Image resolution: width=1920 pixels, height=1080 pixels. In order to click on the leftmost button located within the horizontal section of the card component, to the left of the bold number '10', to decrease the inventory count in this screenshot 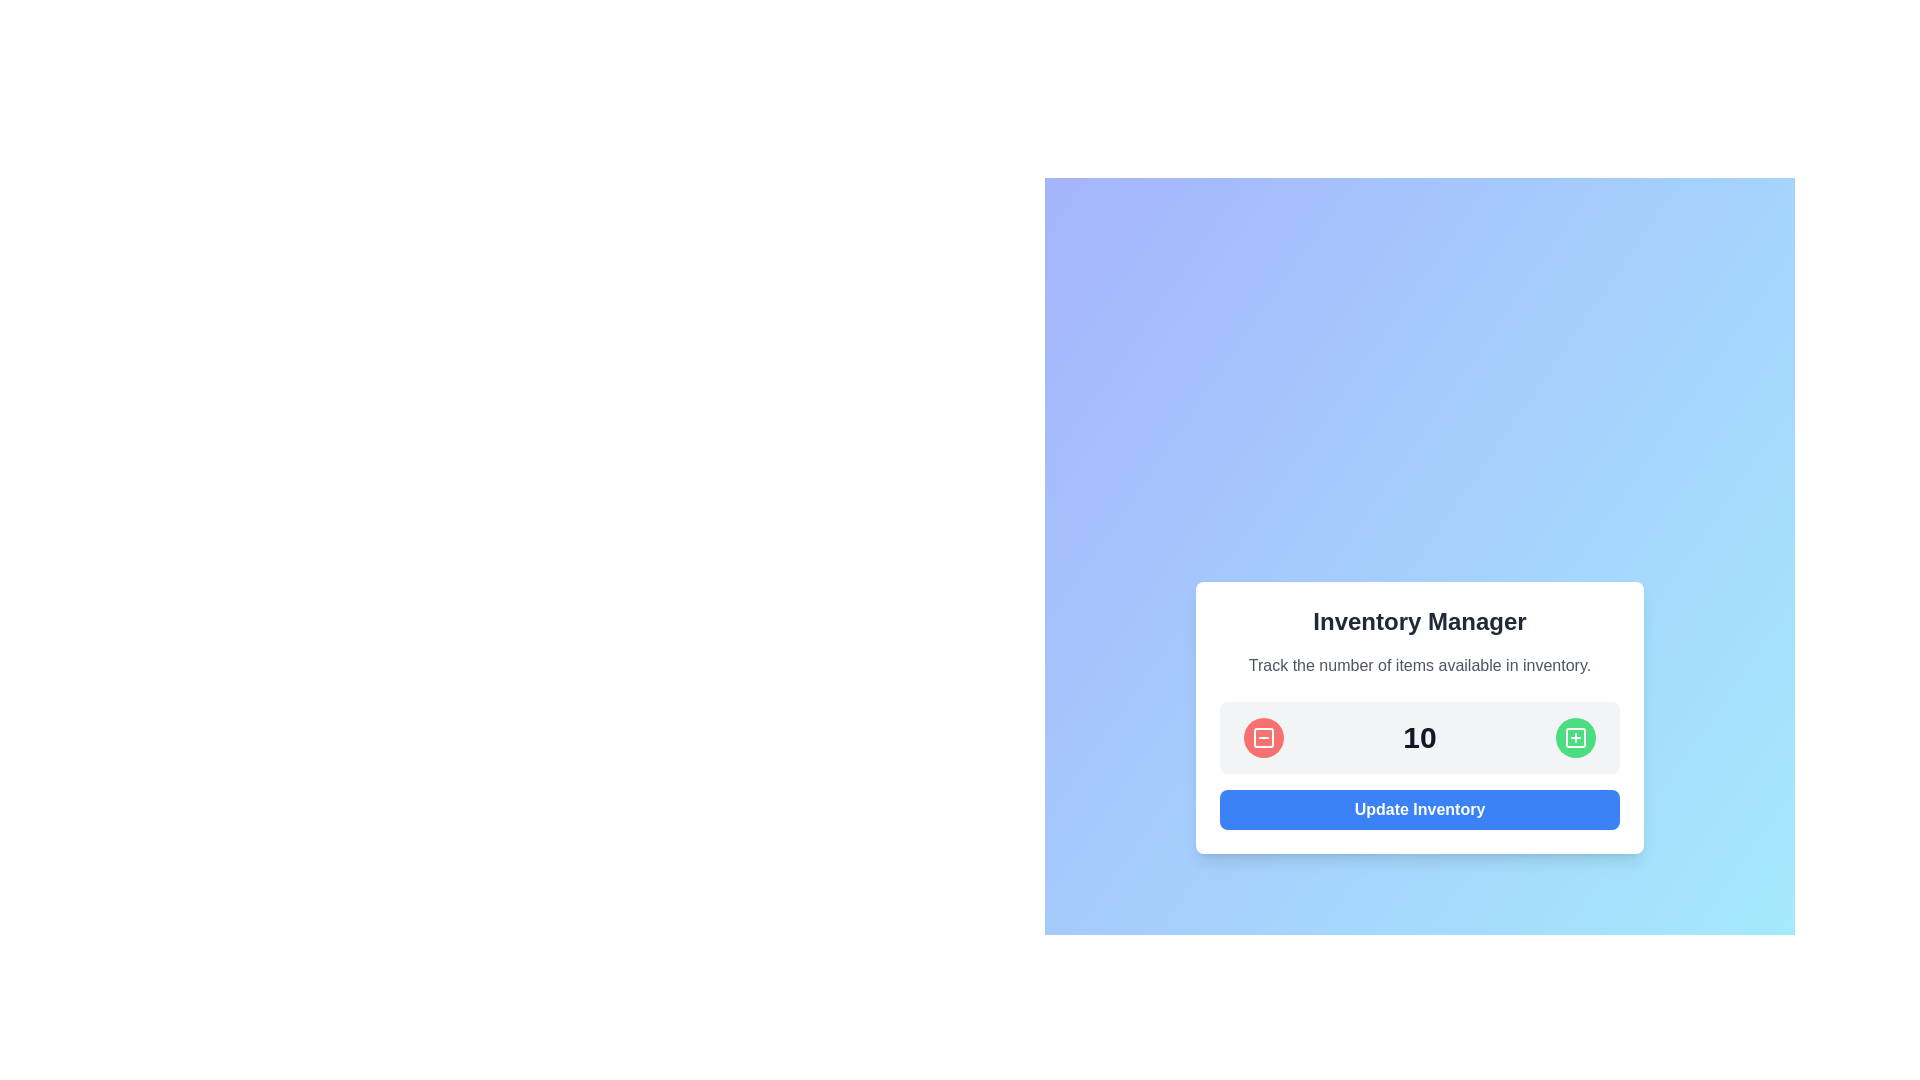, I will do `click(1262, 737)`.